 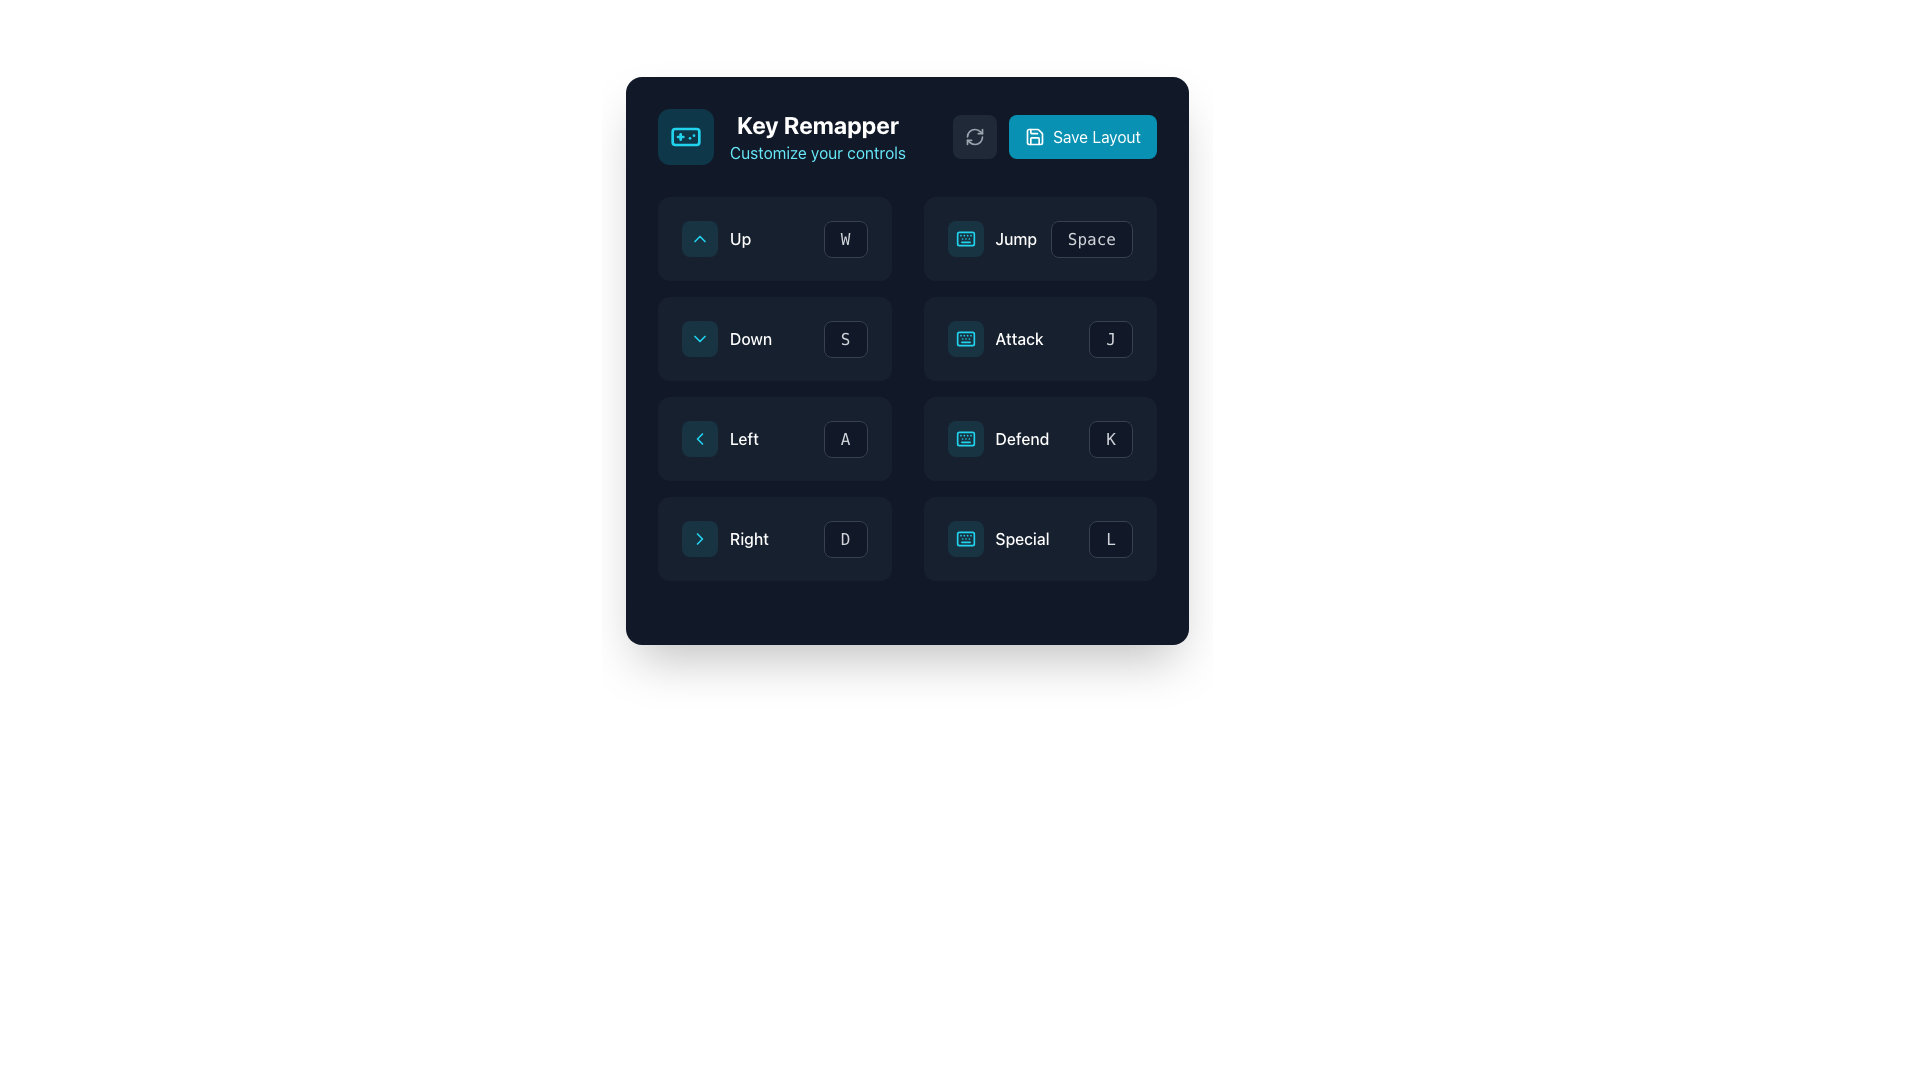 I want to click on the Interactive button with an icon located to the left of the 'Save Layout' button in the upper-right corner of the 'Key Remapper' interface, so click(x=975, y=136).